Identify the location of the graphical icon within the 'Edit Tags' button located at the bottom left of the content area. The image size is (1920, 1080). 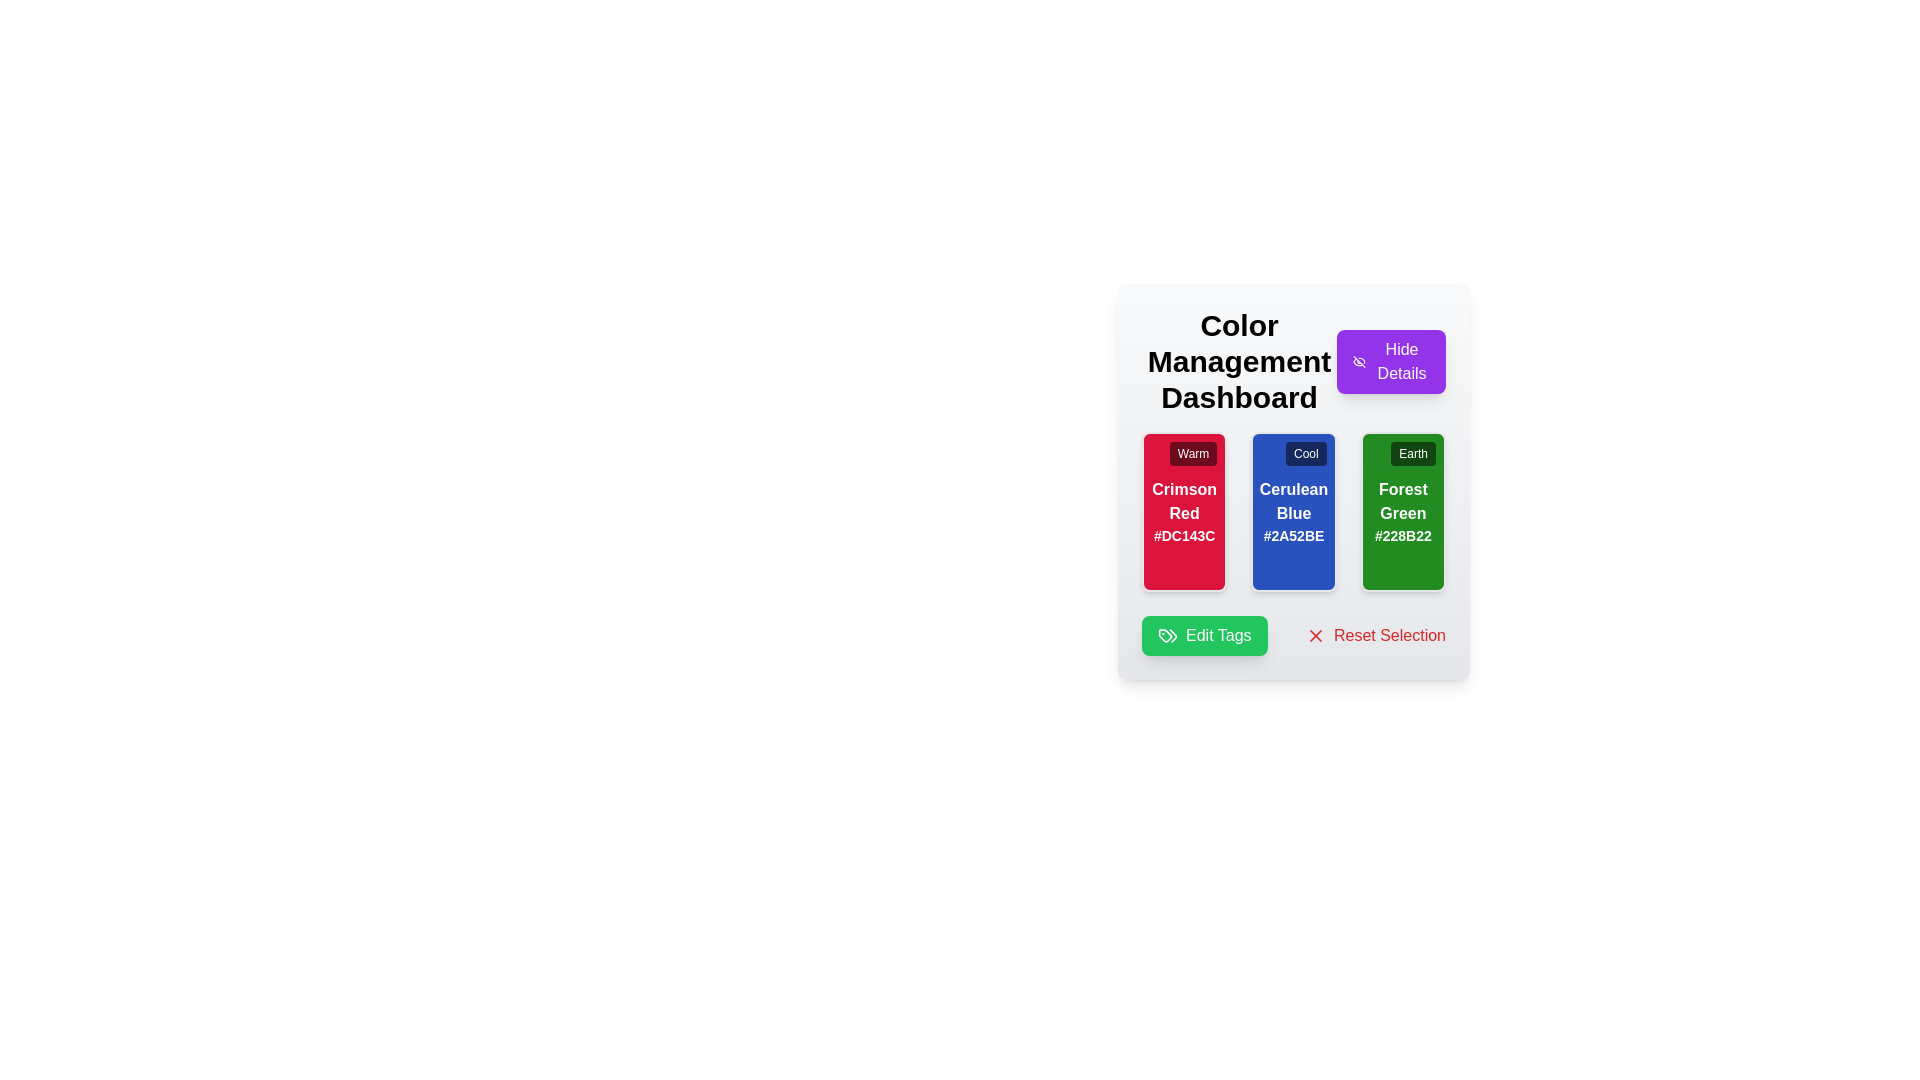
(1165, 636).